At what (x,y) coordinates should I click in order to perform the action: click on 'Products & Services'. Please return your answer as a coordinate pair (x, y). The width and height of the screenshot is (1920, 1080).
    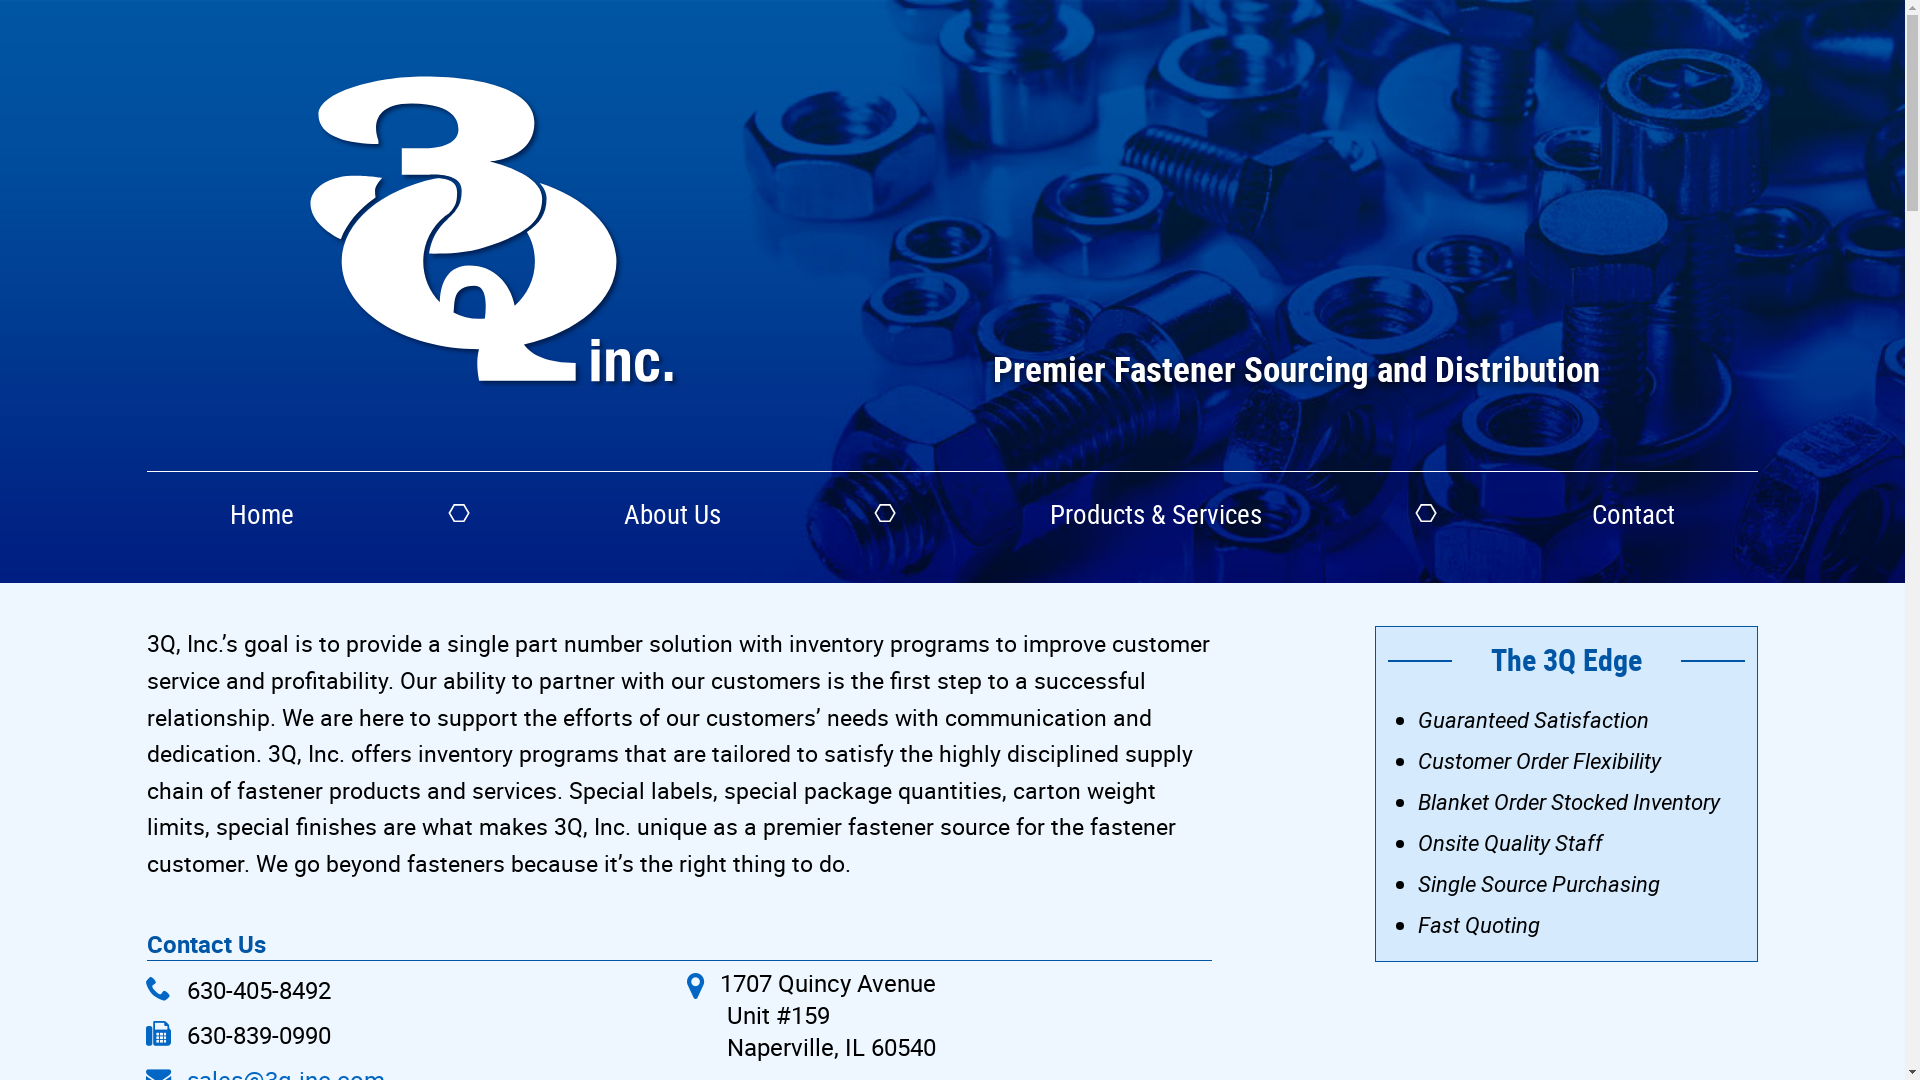
    Looking at the image, I should click on (1156, 512).